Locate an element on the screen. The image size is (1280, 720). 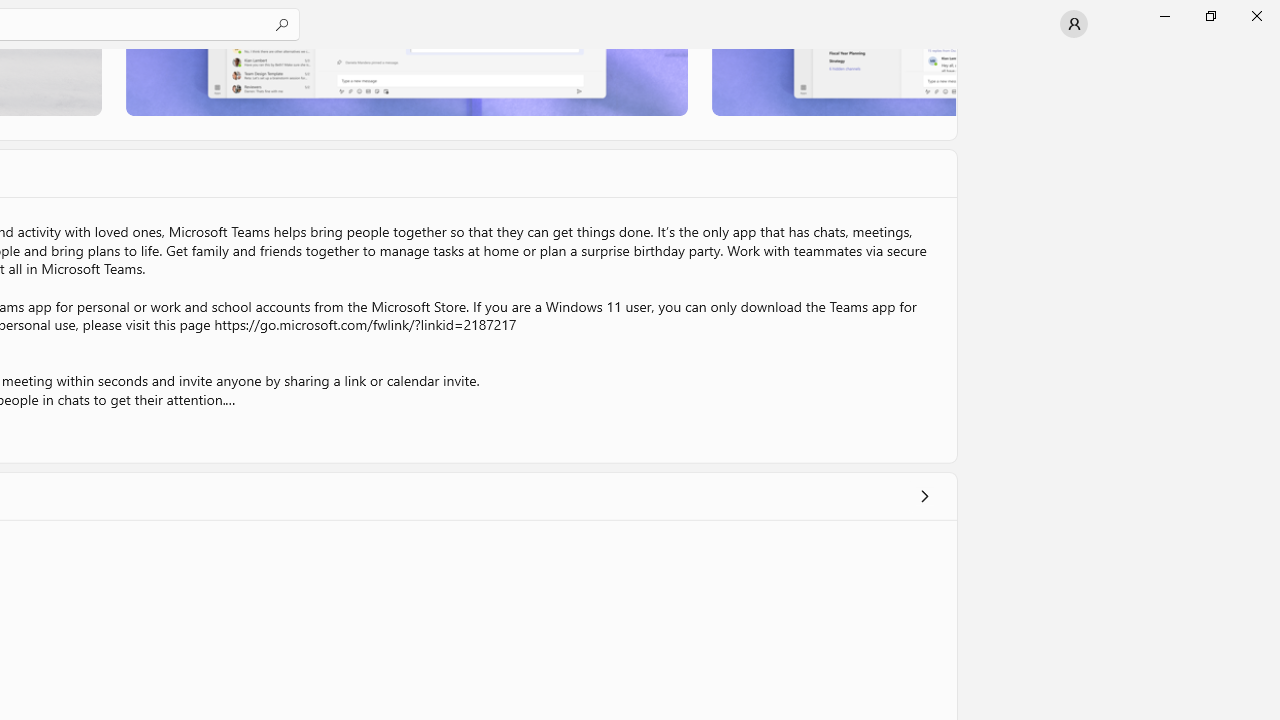
'User profile' is located at coordinates (1072, 24).